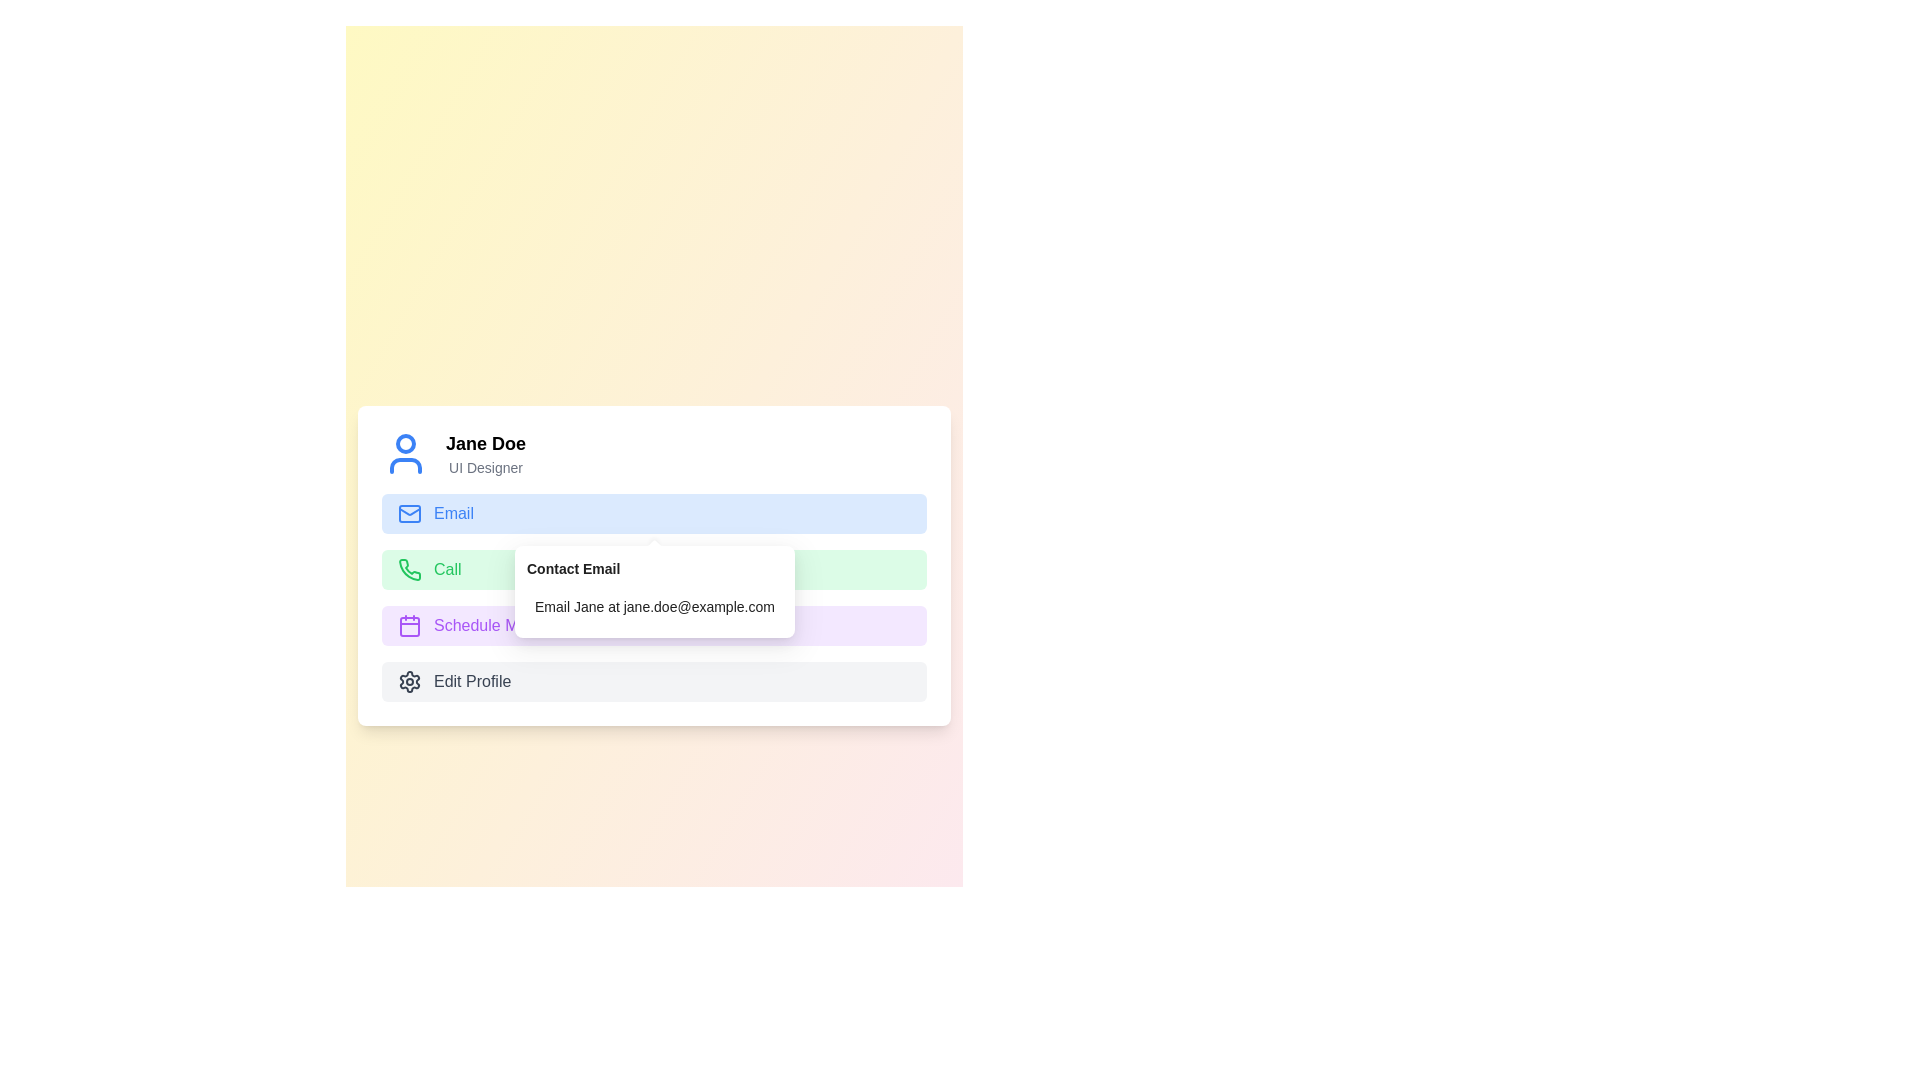  I want to click on the user identification Text Display located to the right of the blue-colored profile icon in the upper-left quadrant of the interface, so click(485, 454).